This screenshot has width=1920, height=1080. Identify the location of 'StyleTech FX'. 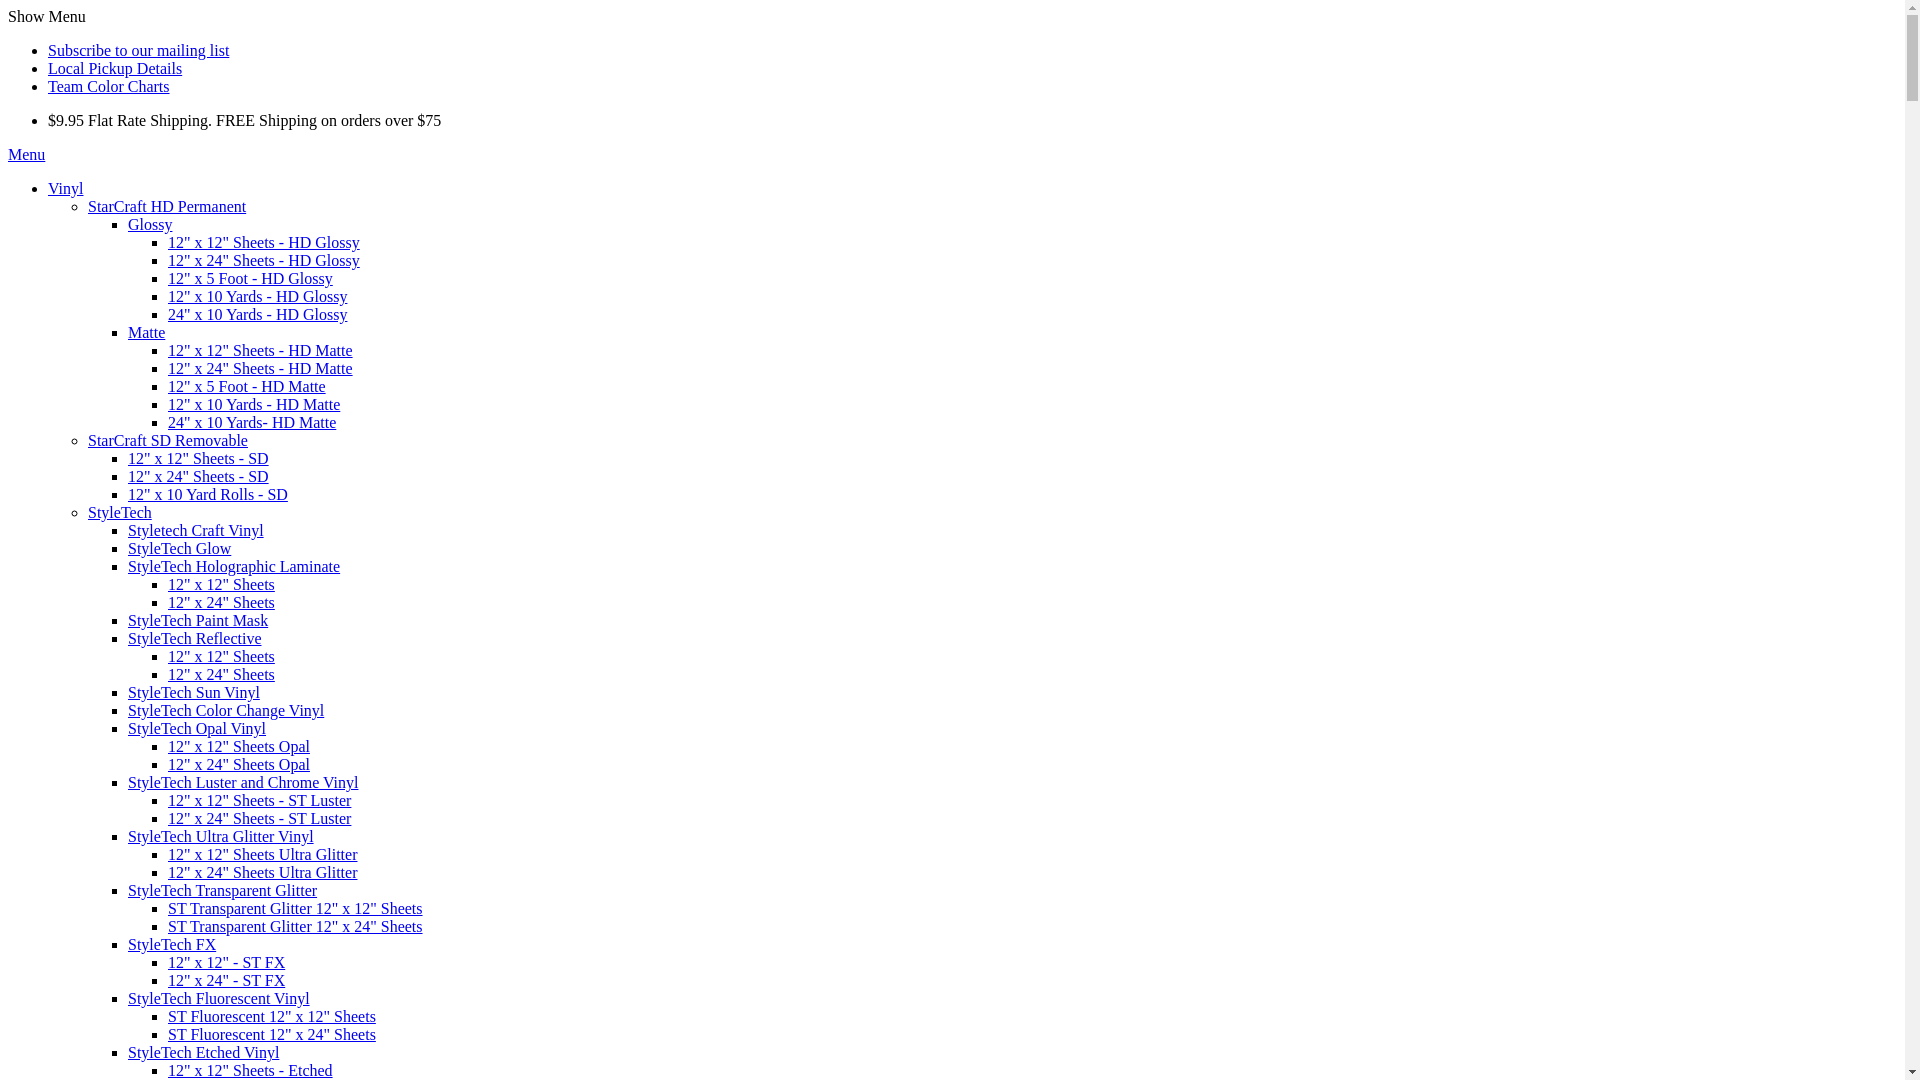
(172, 944).